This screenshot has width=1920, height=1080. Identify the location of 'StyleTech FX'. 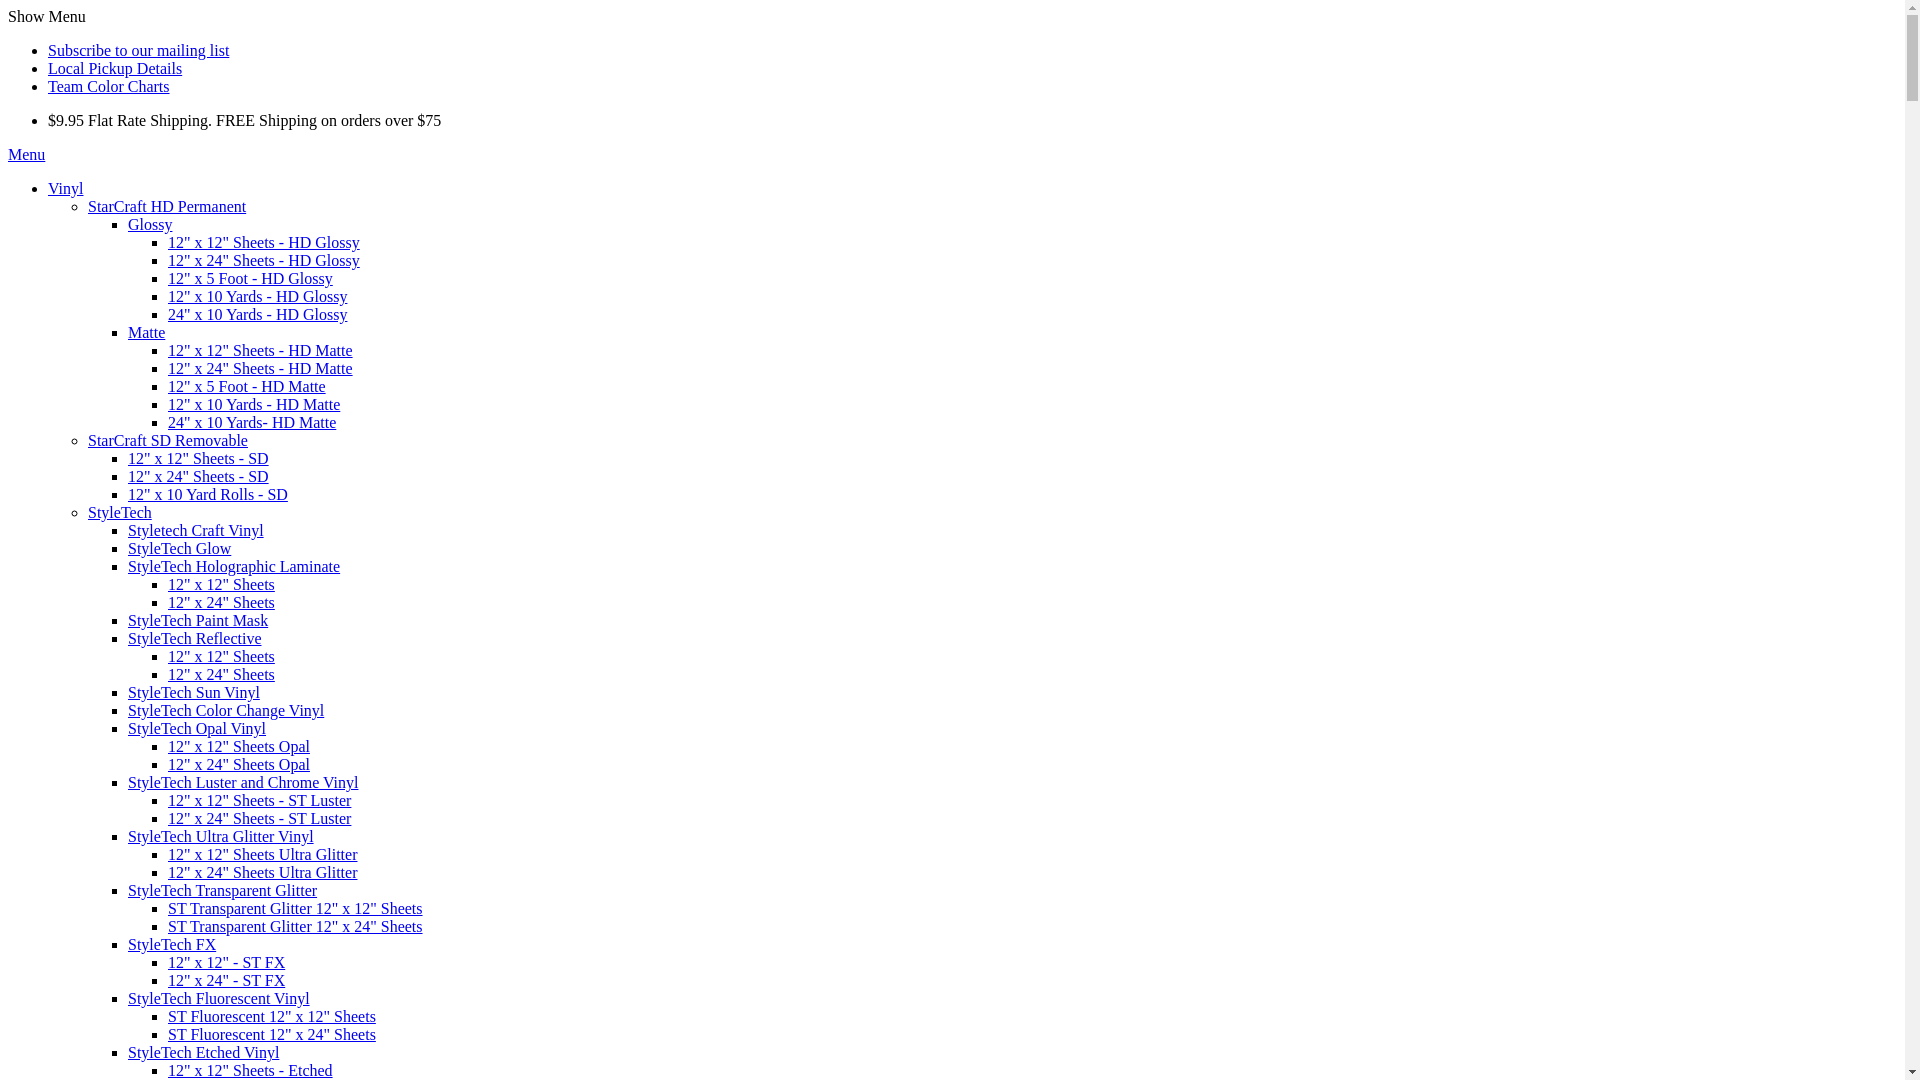
(172, 944).